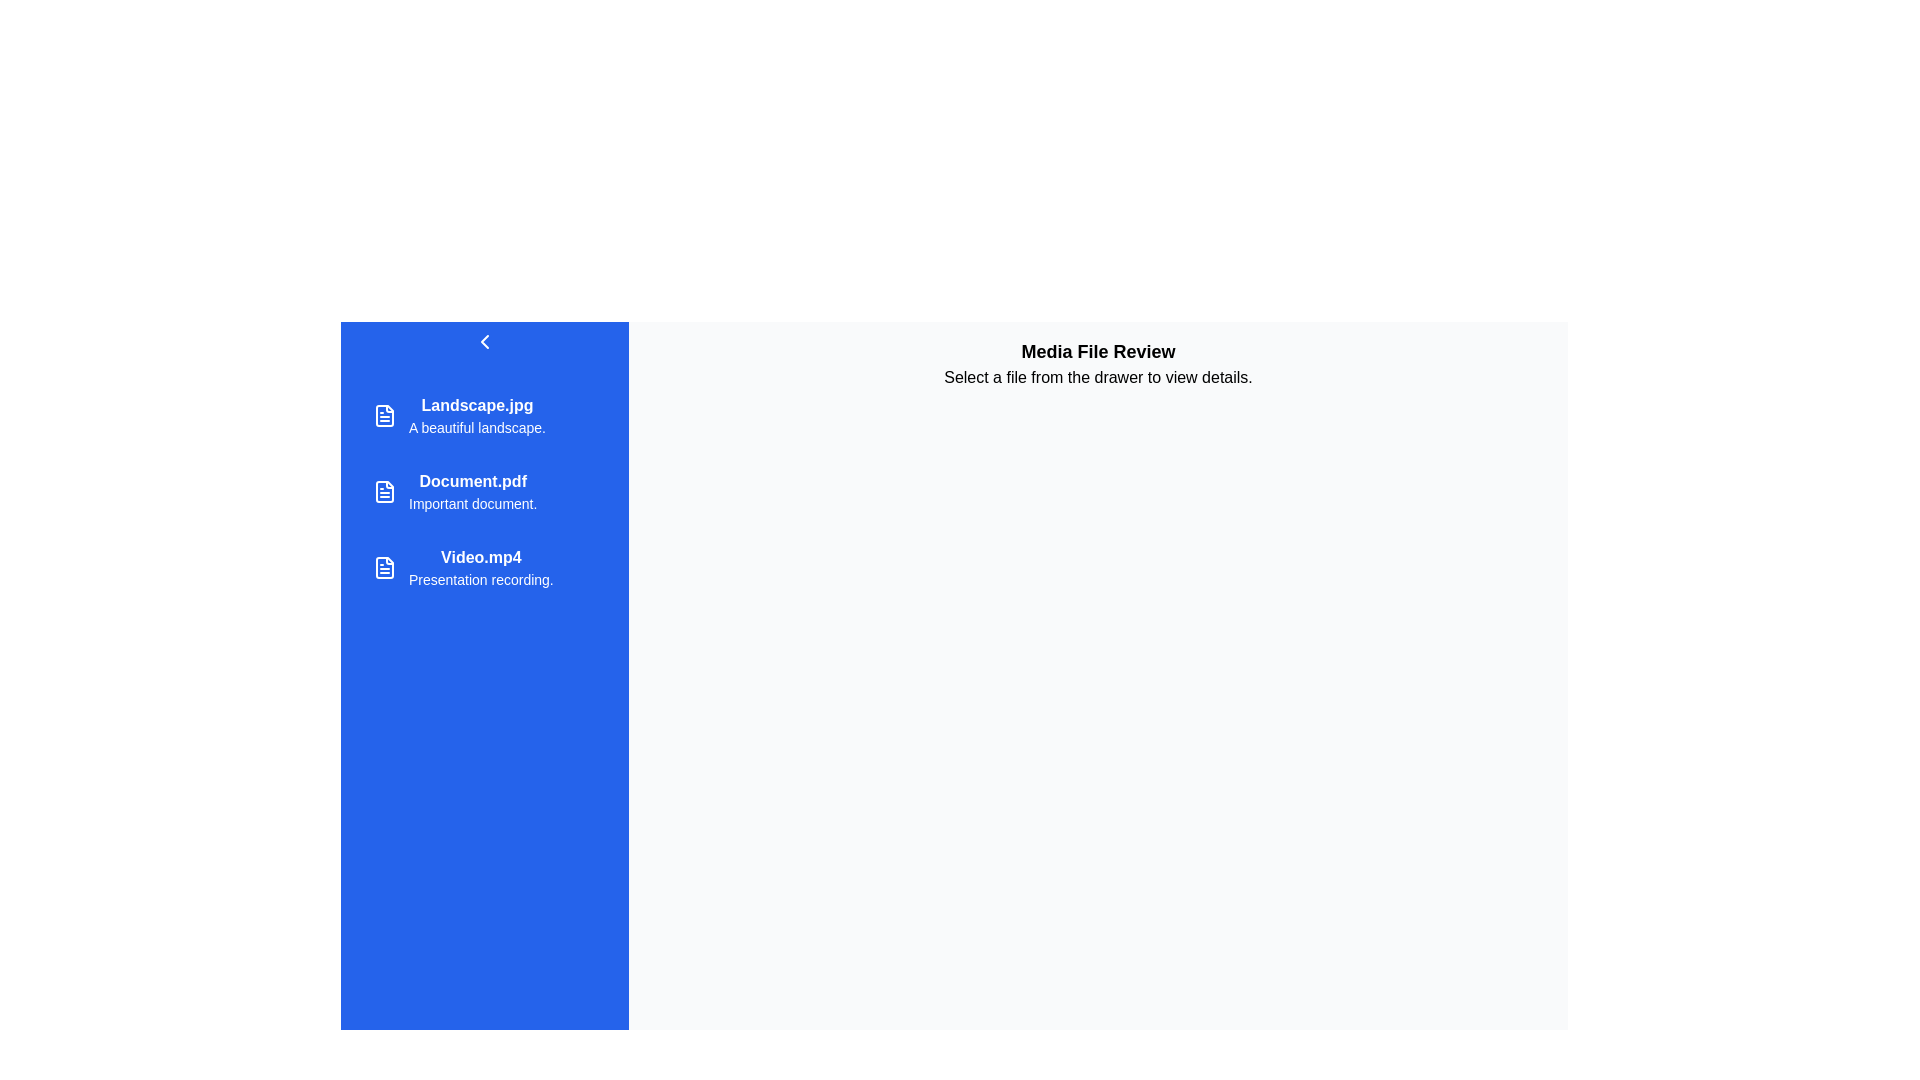 The width and height of the screenshot is (1920, 1080). Describe the element at coordinates (1097, 378) in the screenshot. I see `the text display element that reads 'Select a file from the drawer` at that location.